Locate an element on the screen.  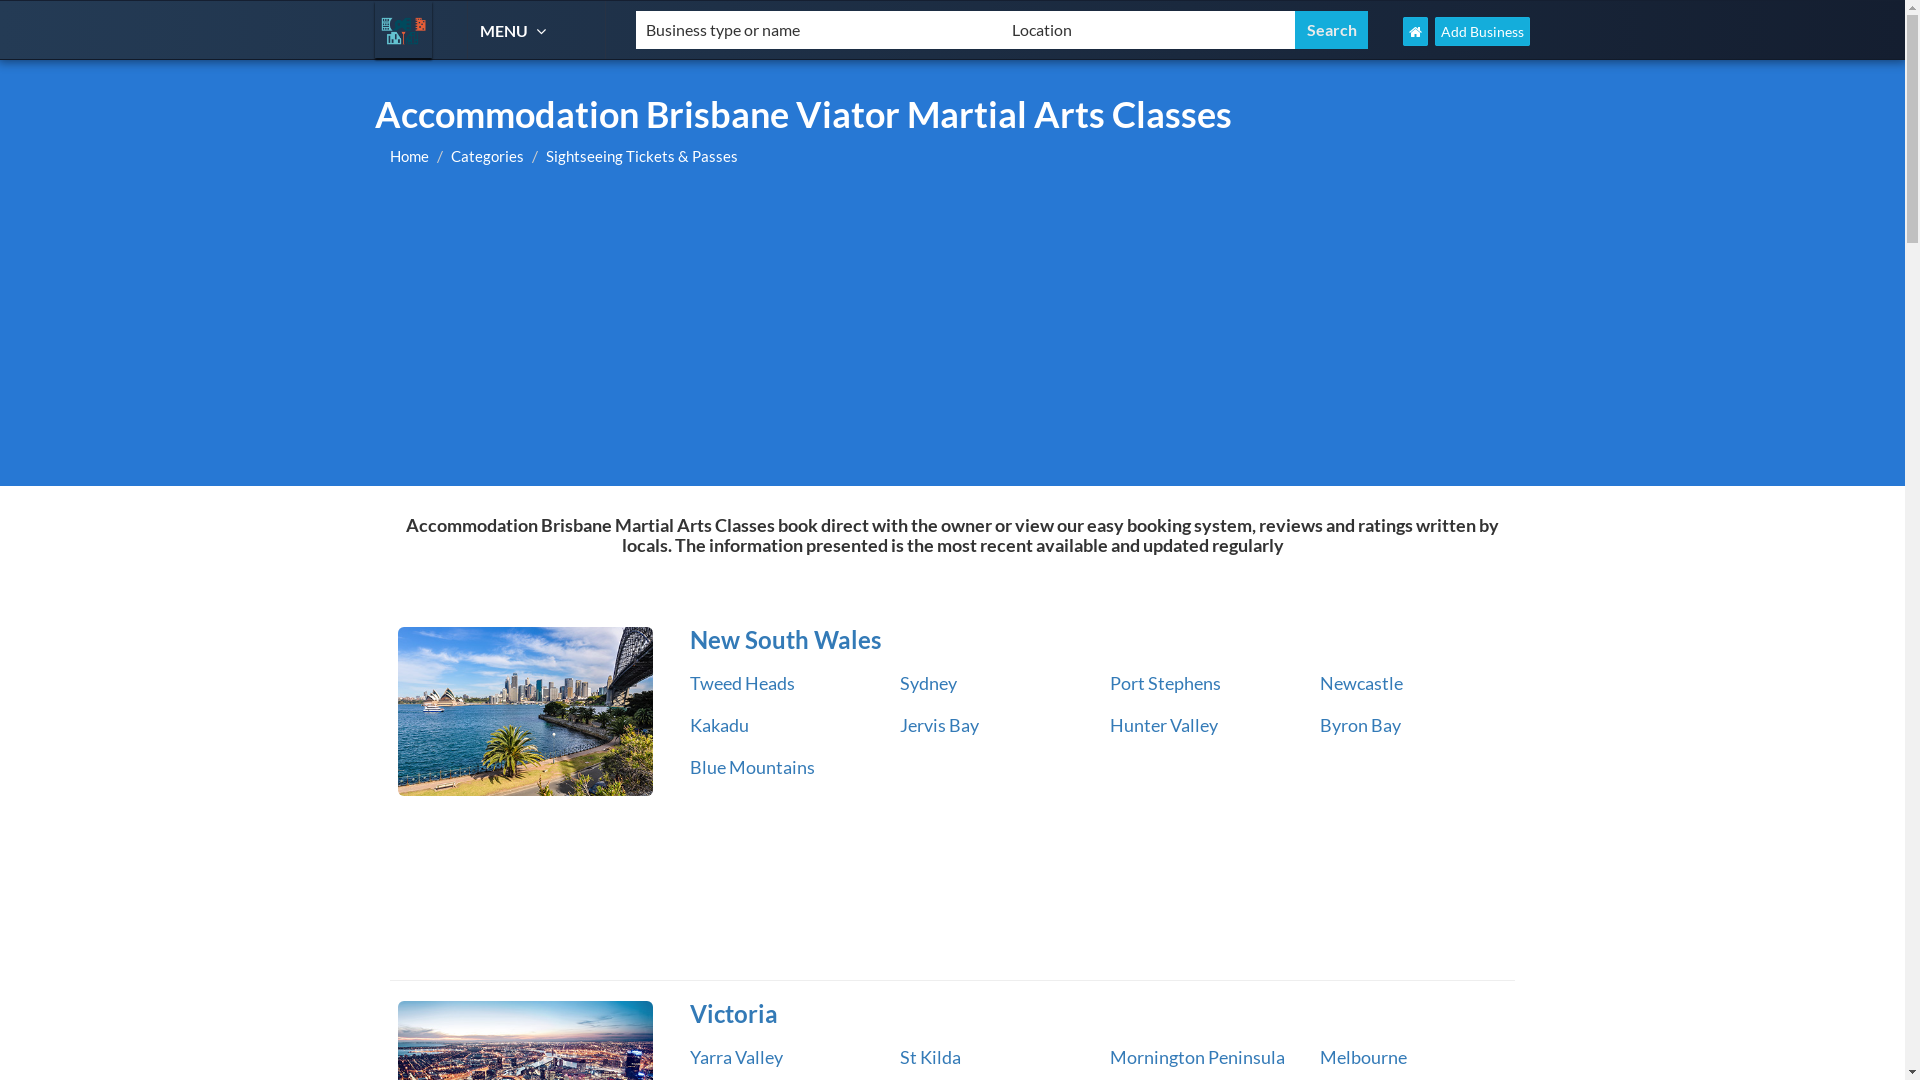
'Yarra Valley' is located at coordinates (735, 1055).